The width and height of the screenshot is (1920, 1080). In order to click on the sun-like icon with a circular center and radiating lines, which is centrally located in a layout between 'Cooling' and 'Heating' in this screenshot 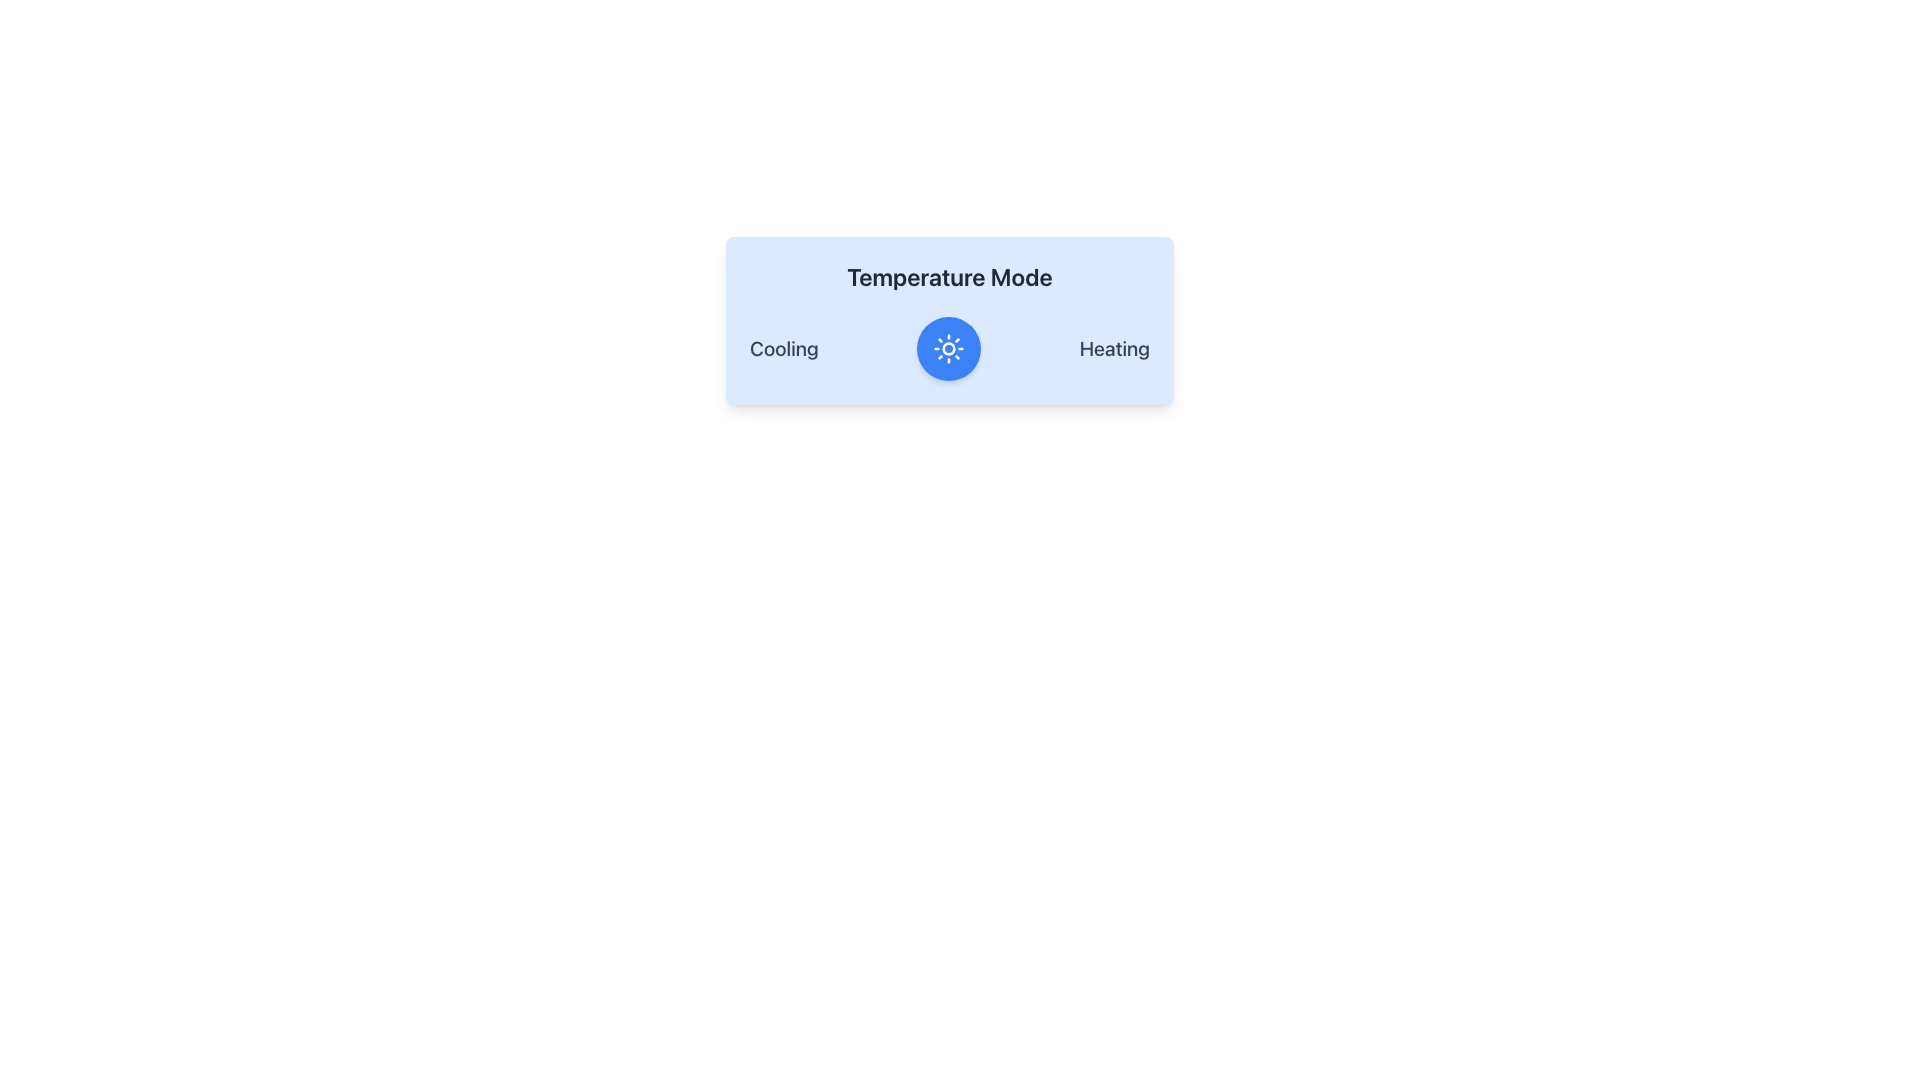, I will do `click(948, 347)`.